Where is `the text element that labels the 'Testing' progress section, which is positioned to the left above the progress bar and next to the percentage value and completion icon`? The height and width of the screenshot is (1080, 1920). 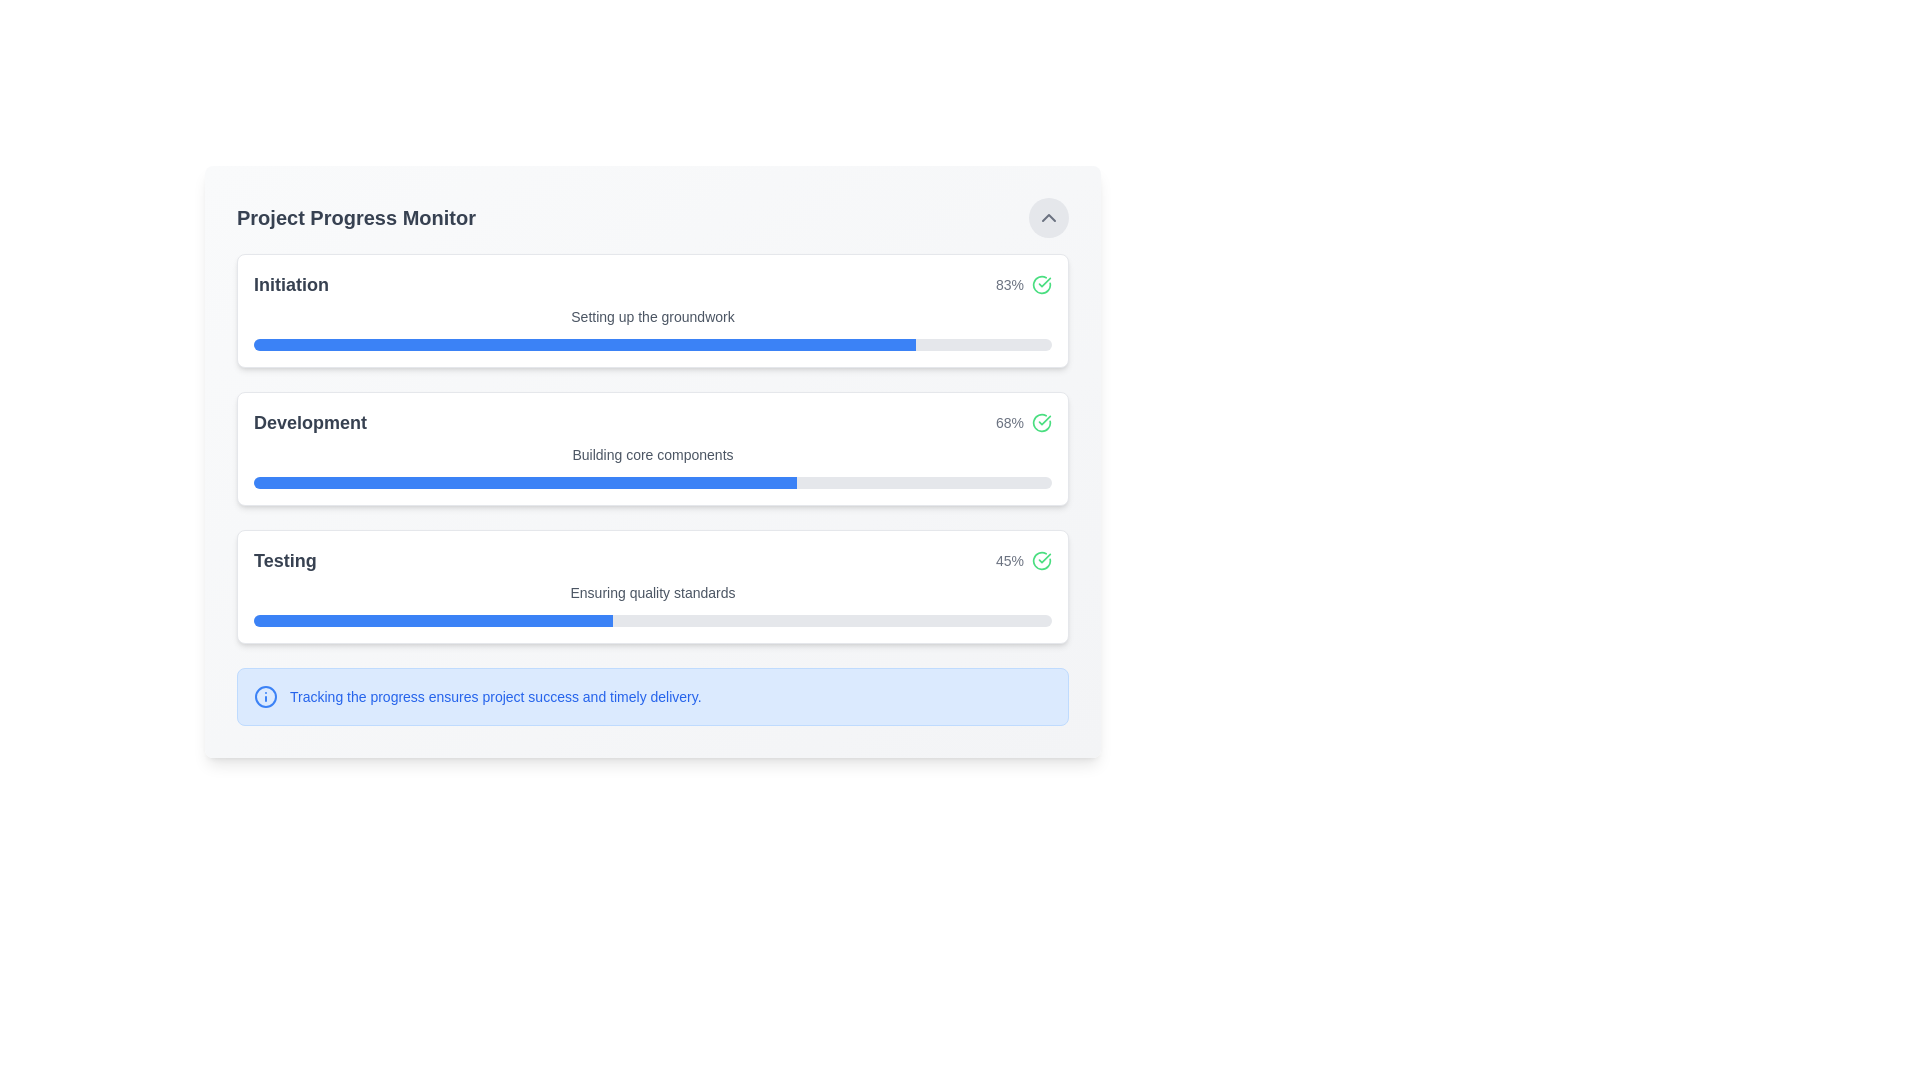 the text element that labels the 'Testing' progress section, which is positioned to the left above the progress bar and next to the percentage value and completion icon is located at coordinates (284, 560).